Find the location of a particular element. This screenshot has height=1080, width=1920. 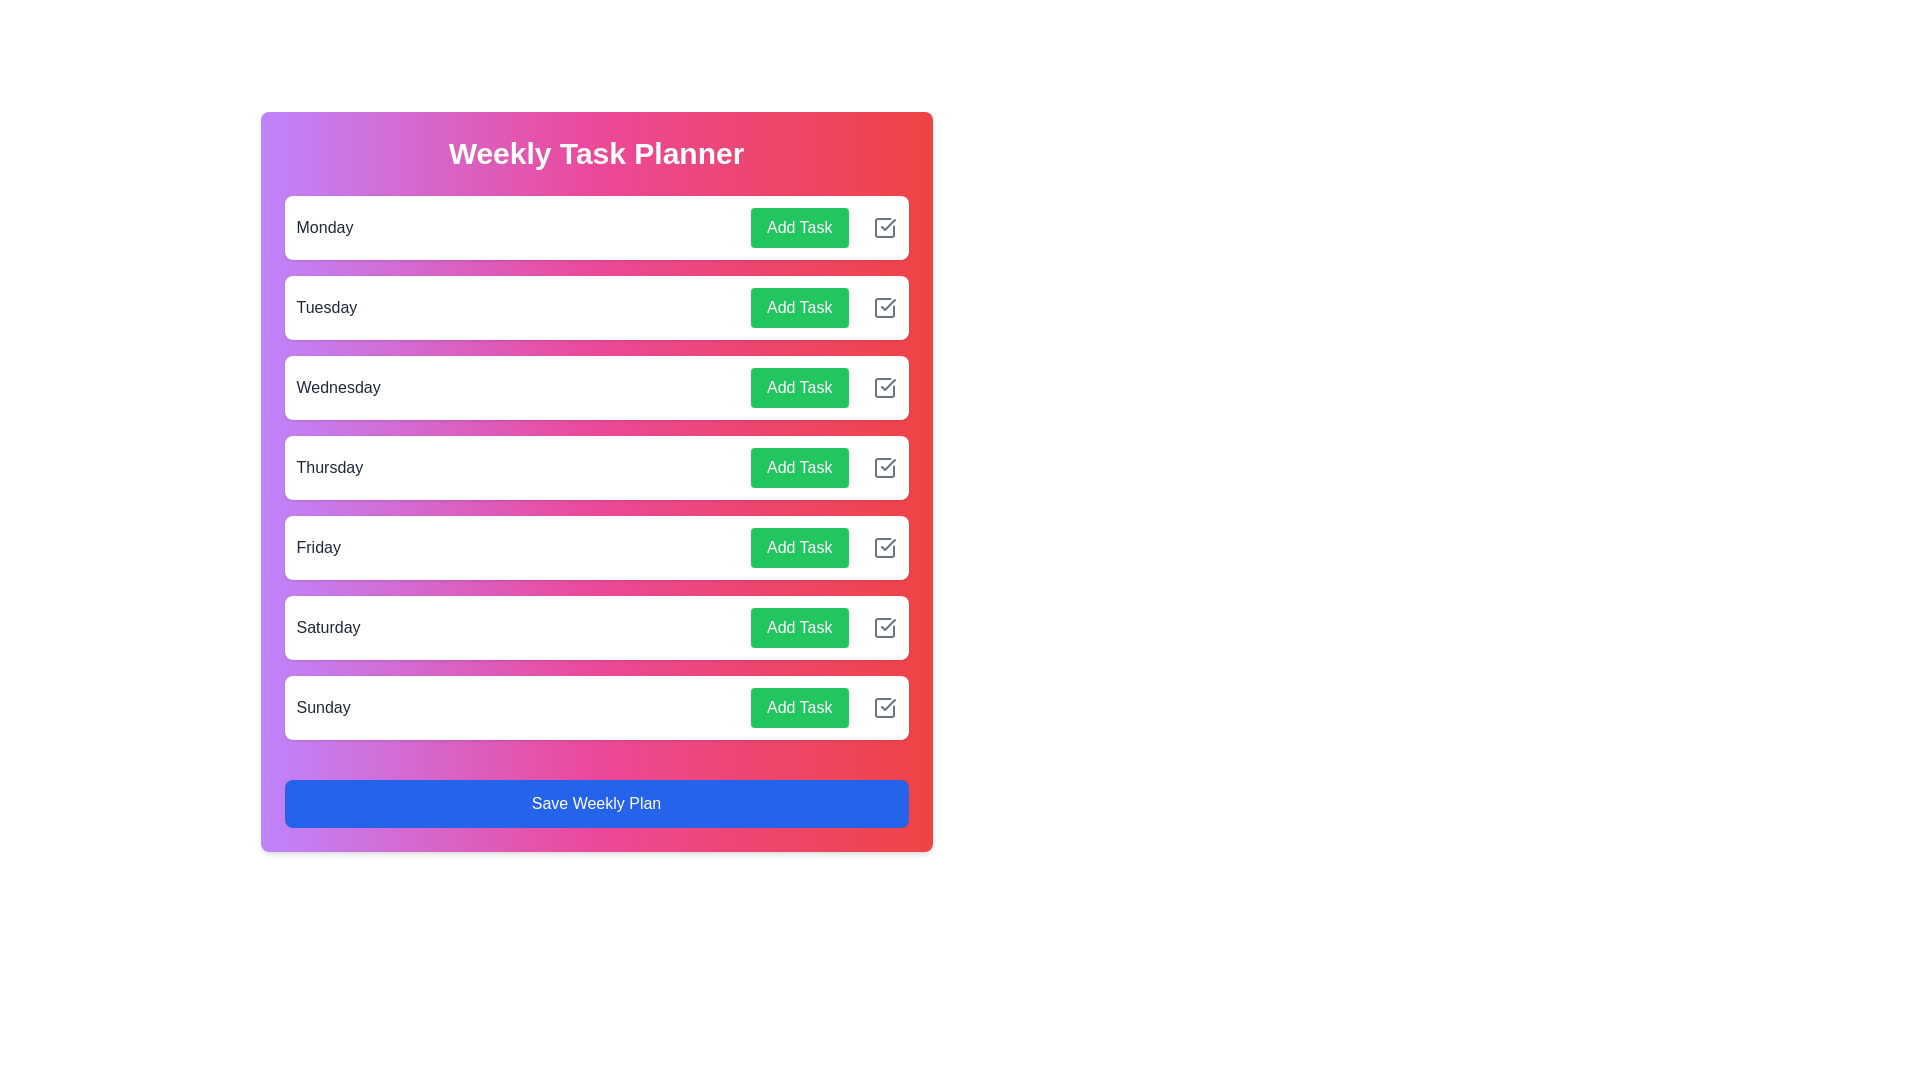

the day name Tuesday is located at coordinates (326, 308).